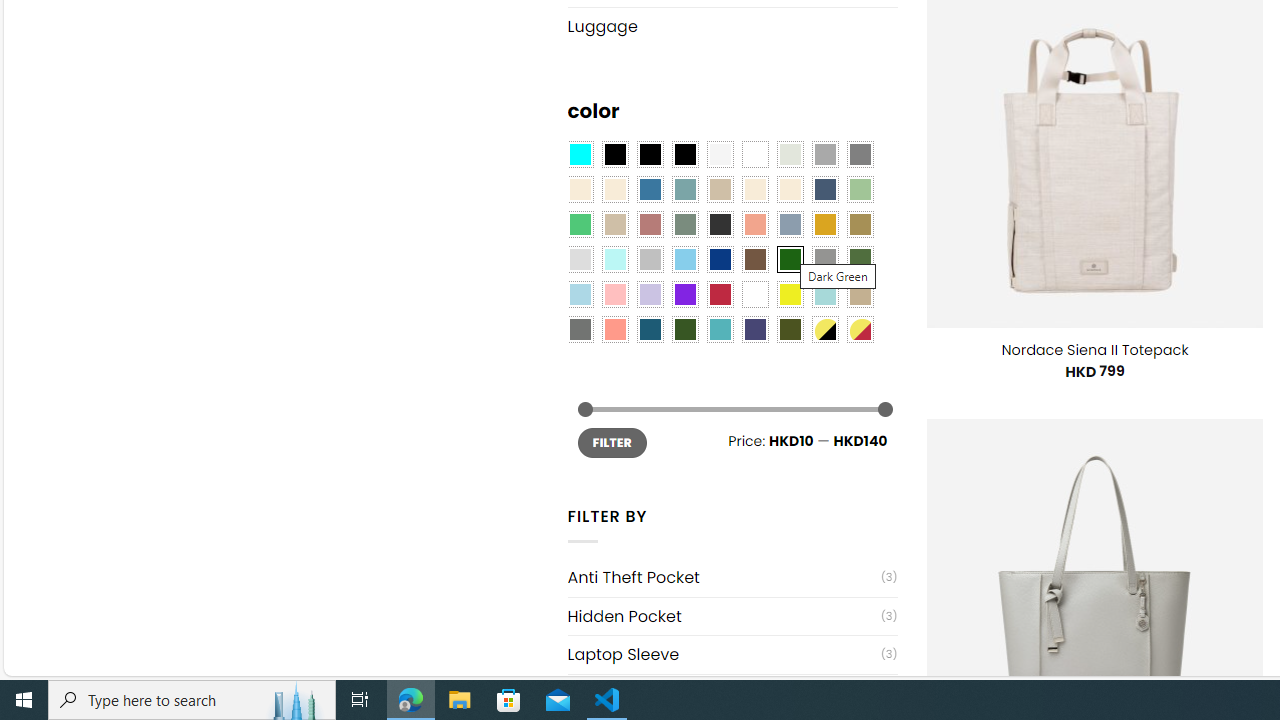 This screenshot has height=720, width=1280. What do you see at coordinates (614, 295) in the screenshot?
I see `'Pink'` at bounding box center [614, 295].